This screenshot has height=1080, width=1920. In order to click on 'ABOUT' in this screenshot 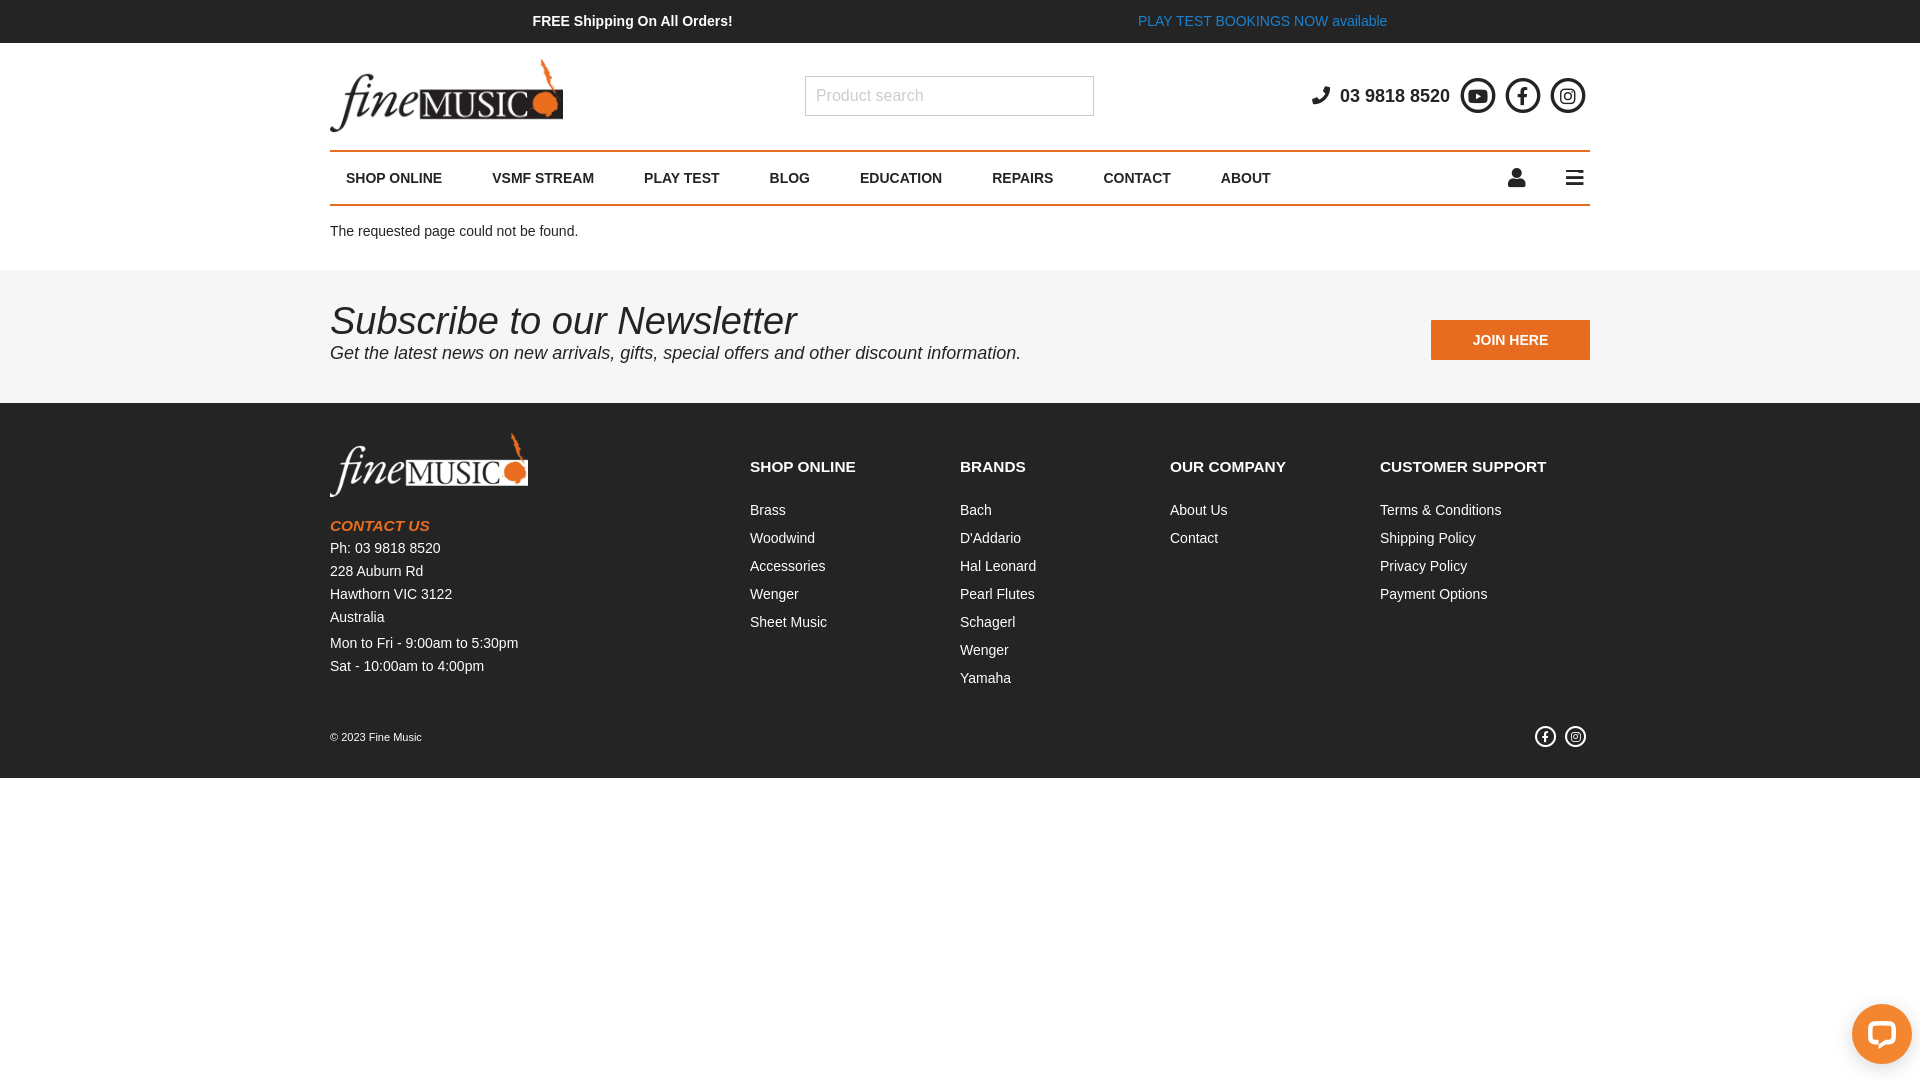, I will do `click(1245, 176)`.